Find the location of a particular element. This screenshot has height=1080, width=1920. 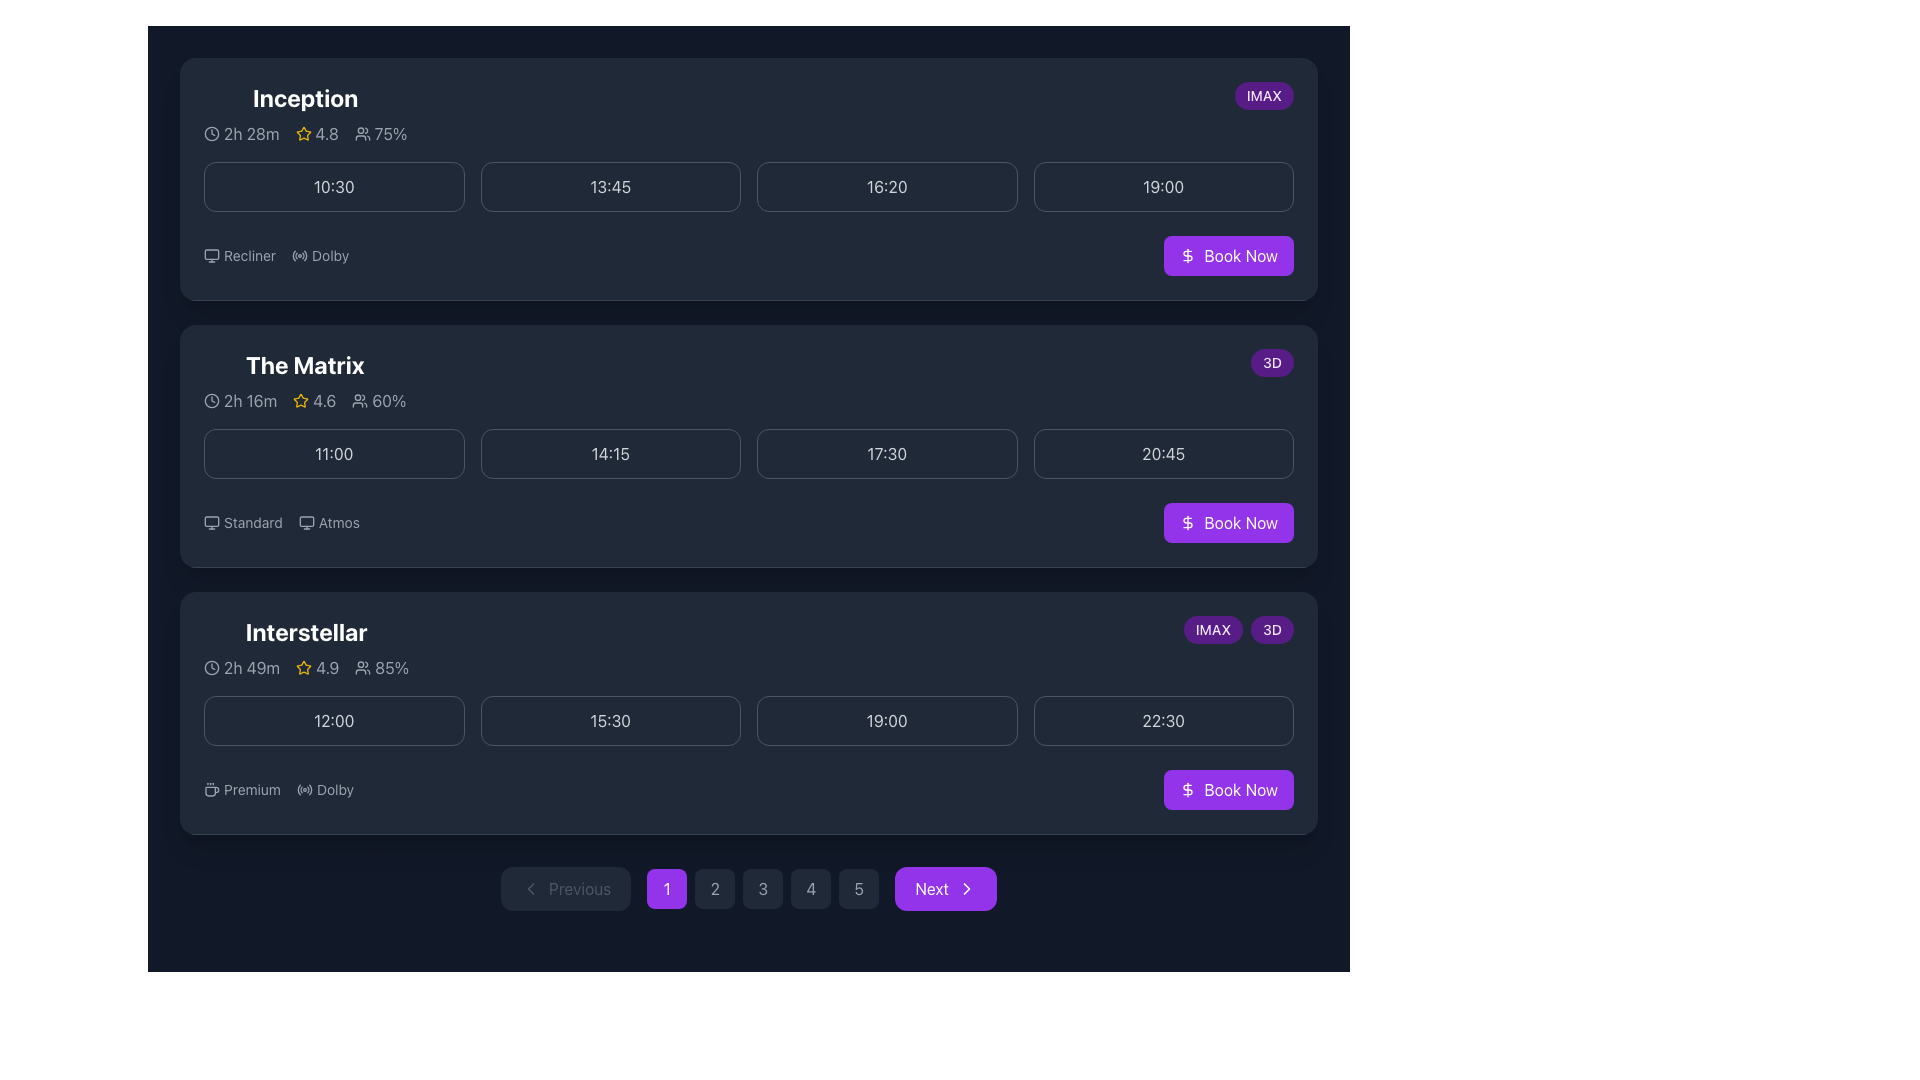

the button displaying '16:20' is located at coordinates (886, 186).